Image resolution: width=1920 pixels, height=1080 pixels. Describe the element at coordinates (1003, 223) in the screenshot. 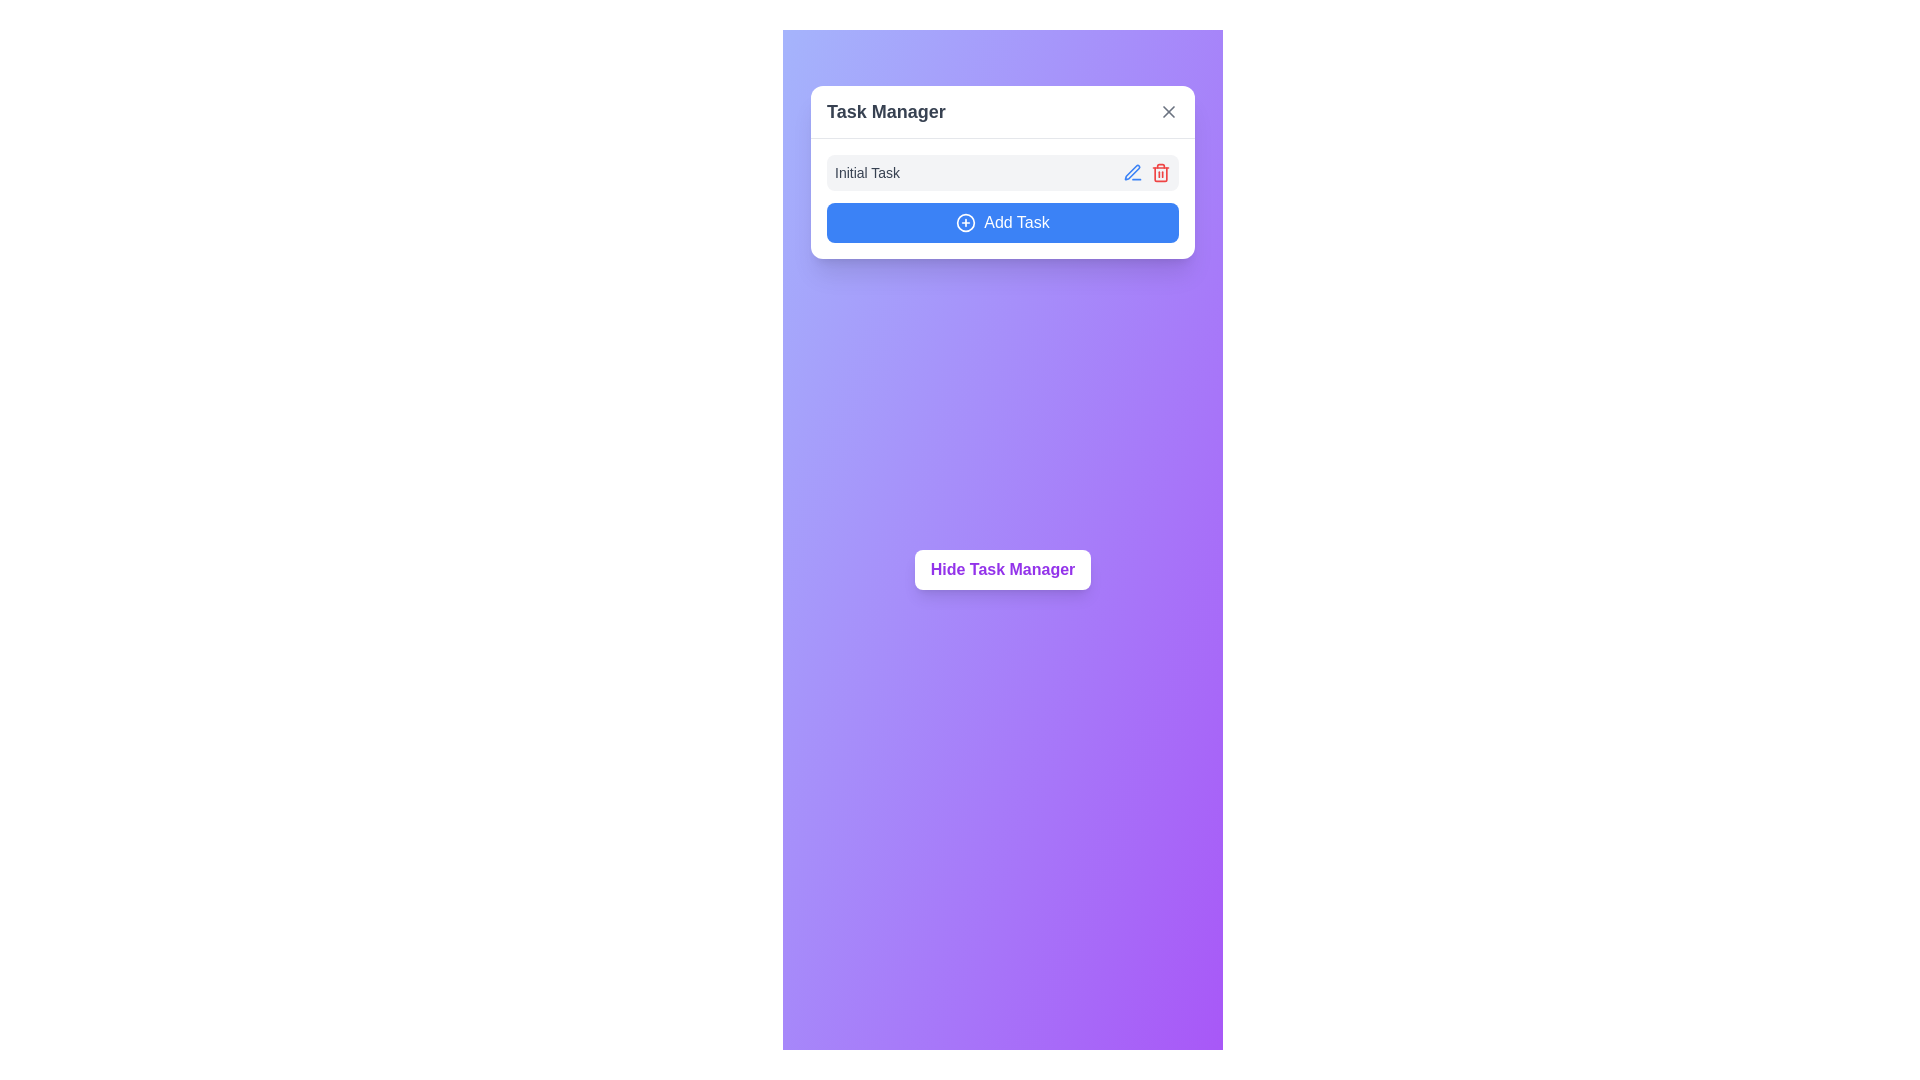

I see `the 'Add Task' button, which is a rectangular button with rounded corners, blue background, and white text` at that location.